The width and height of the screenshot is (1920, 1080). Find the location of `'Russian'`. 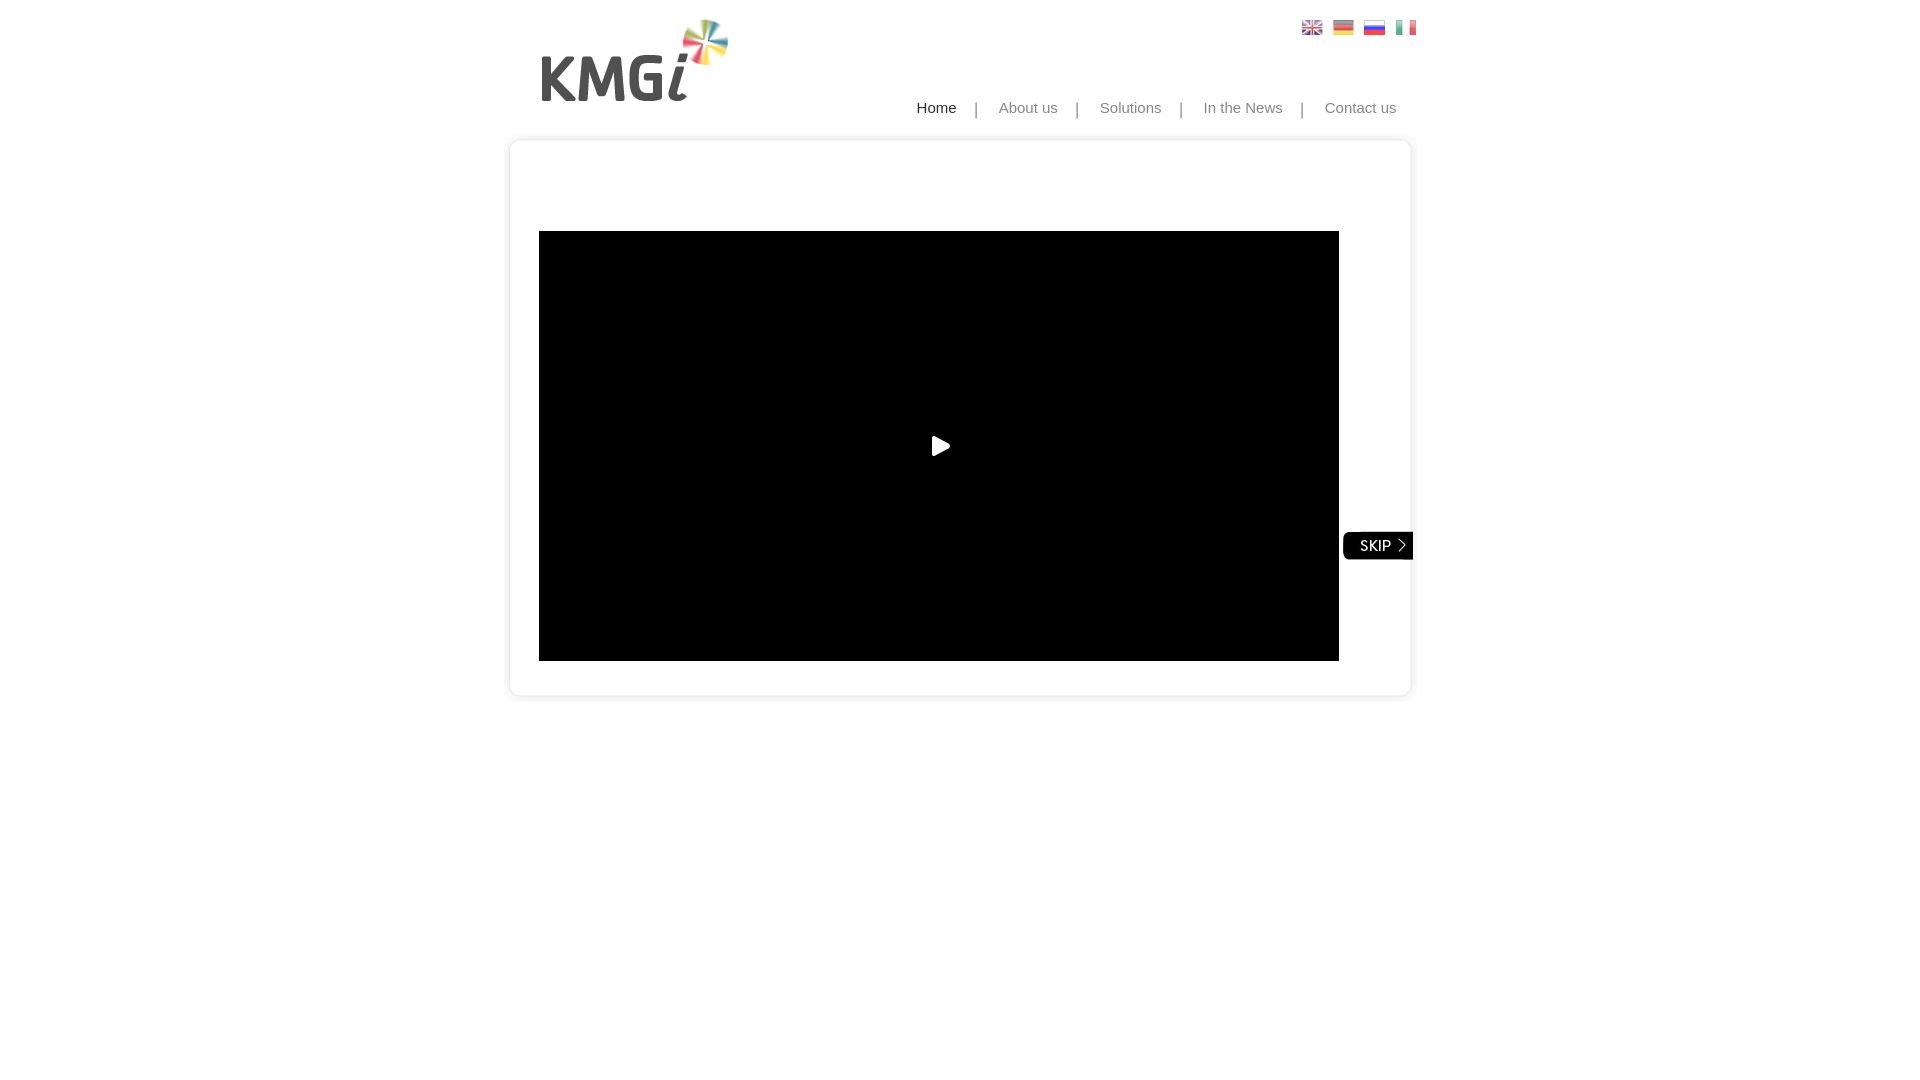

'Russian' is located at coordinates (1373, 27).